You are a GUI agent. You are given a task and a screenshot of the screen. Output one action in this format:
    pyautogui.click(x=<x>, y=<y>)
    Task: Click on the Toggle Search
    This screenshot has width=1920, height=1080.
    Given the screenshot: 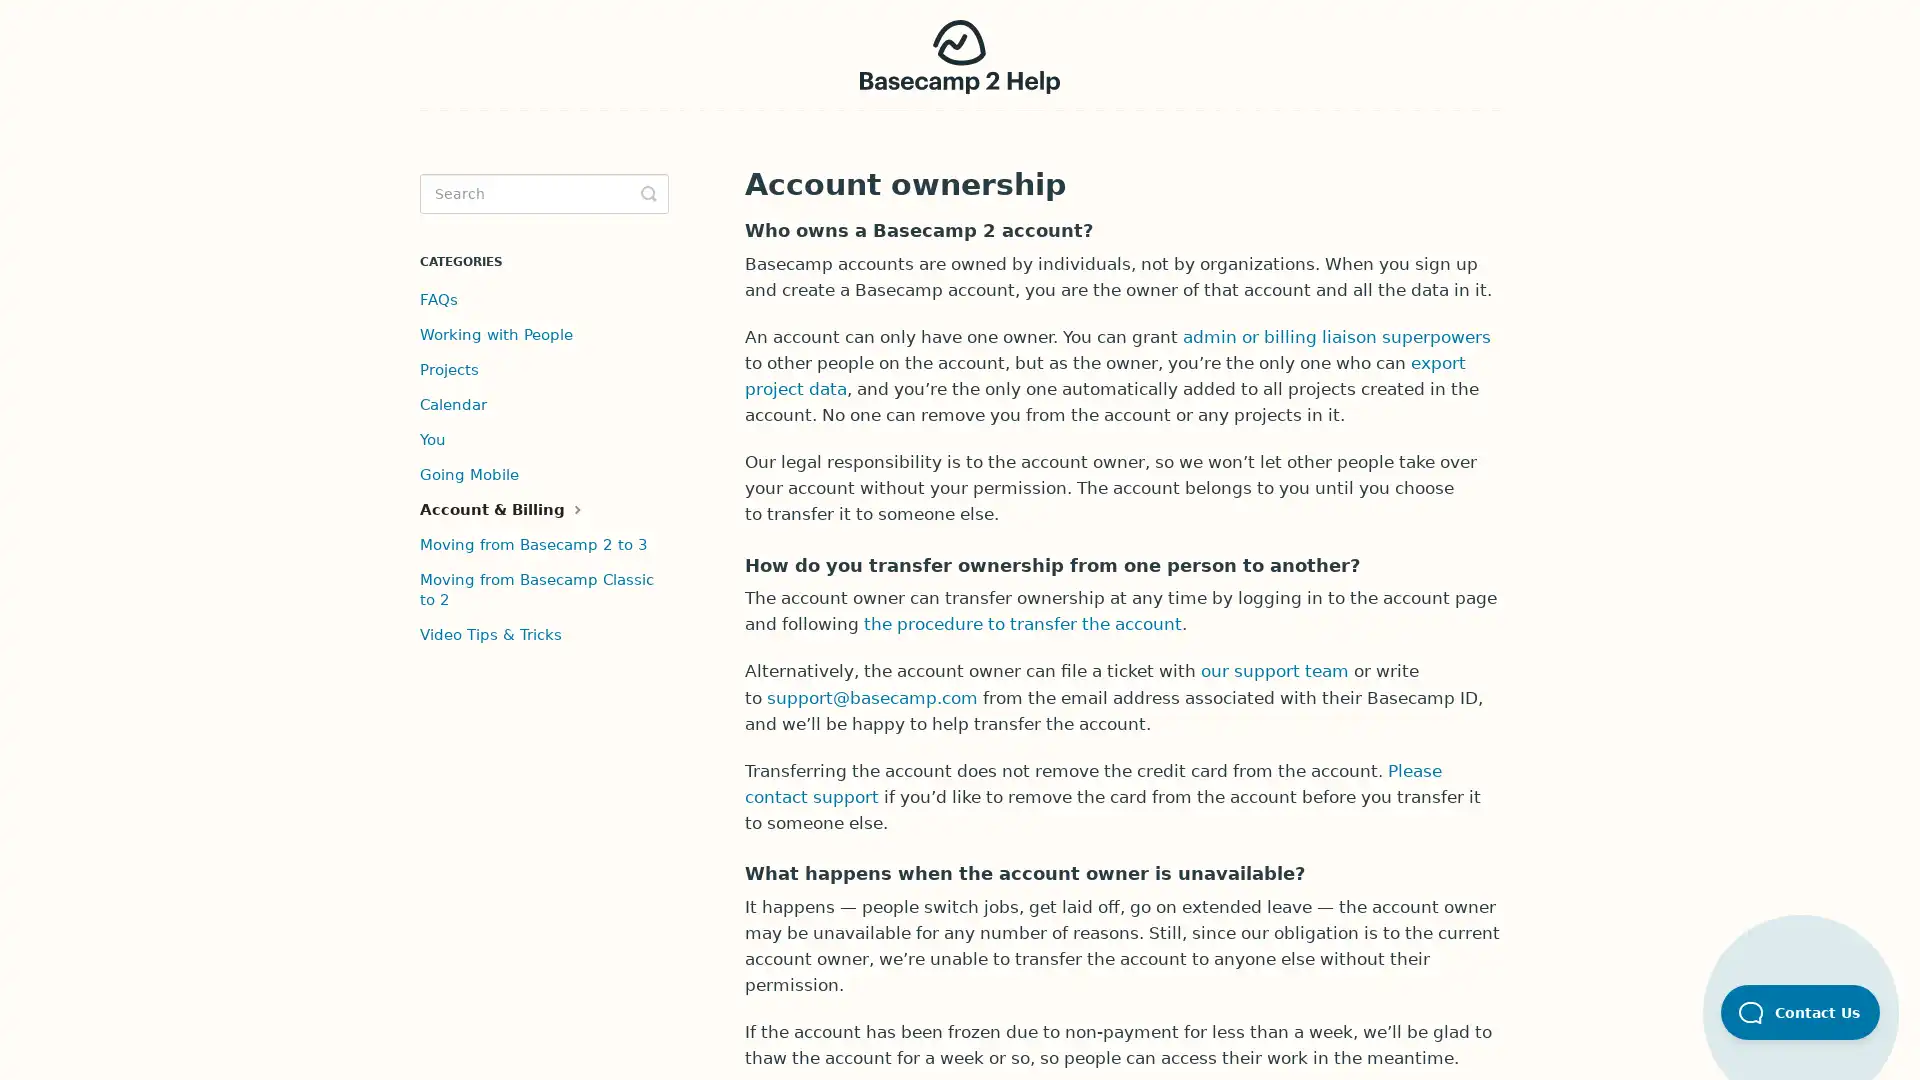 What is the action you would take?
    pyautogui.click(x=648, y=193)
    